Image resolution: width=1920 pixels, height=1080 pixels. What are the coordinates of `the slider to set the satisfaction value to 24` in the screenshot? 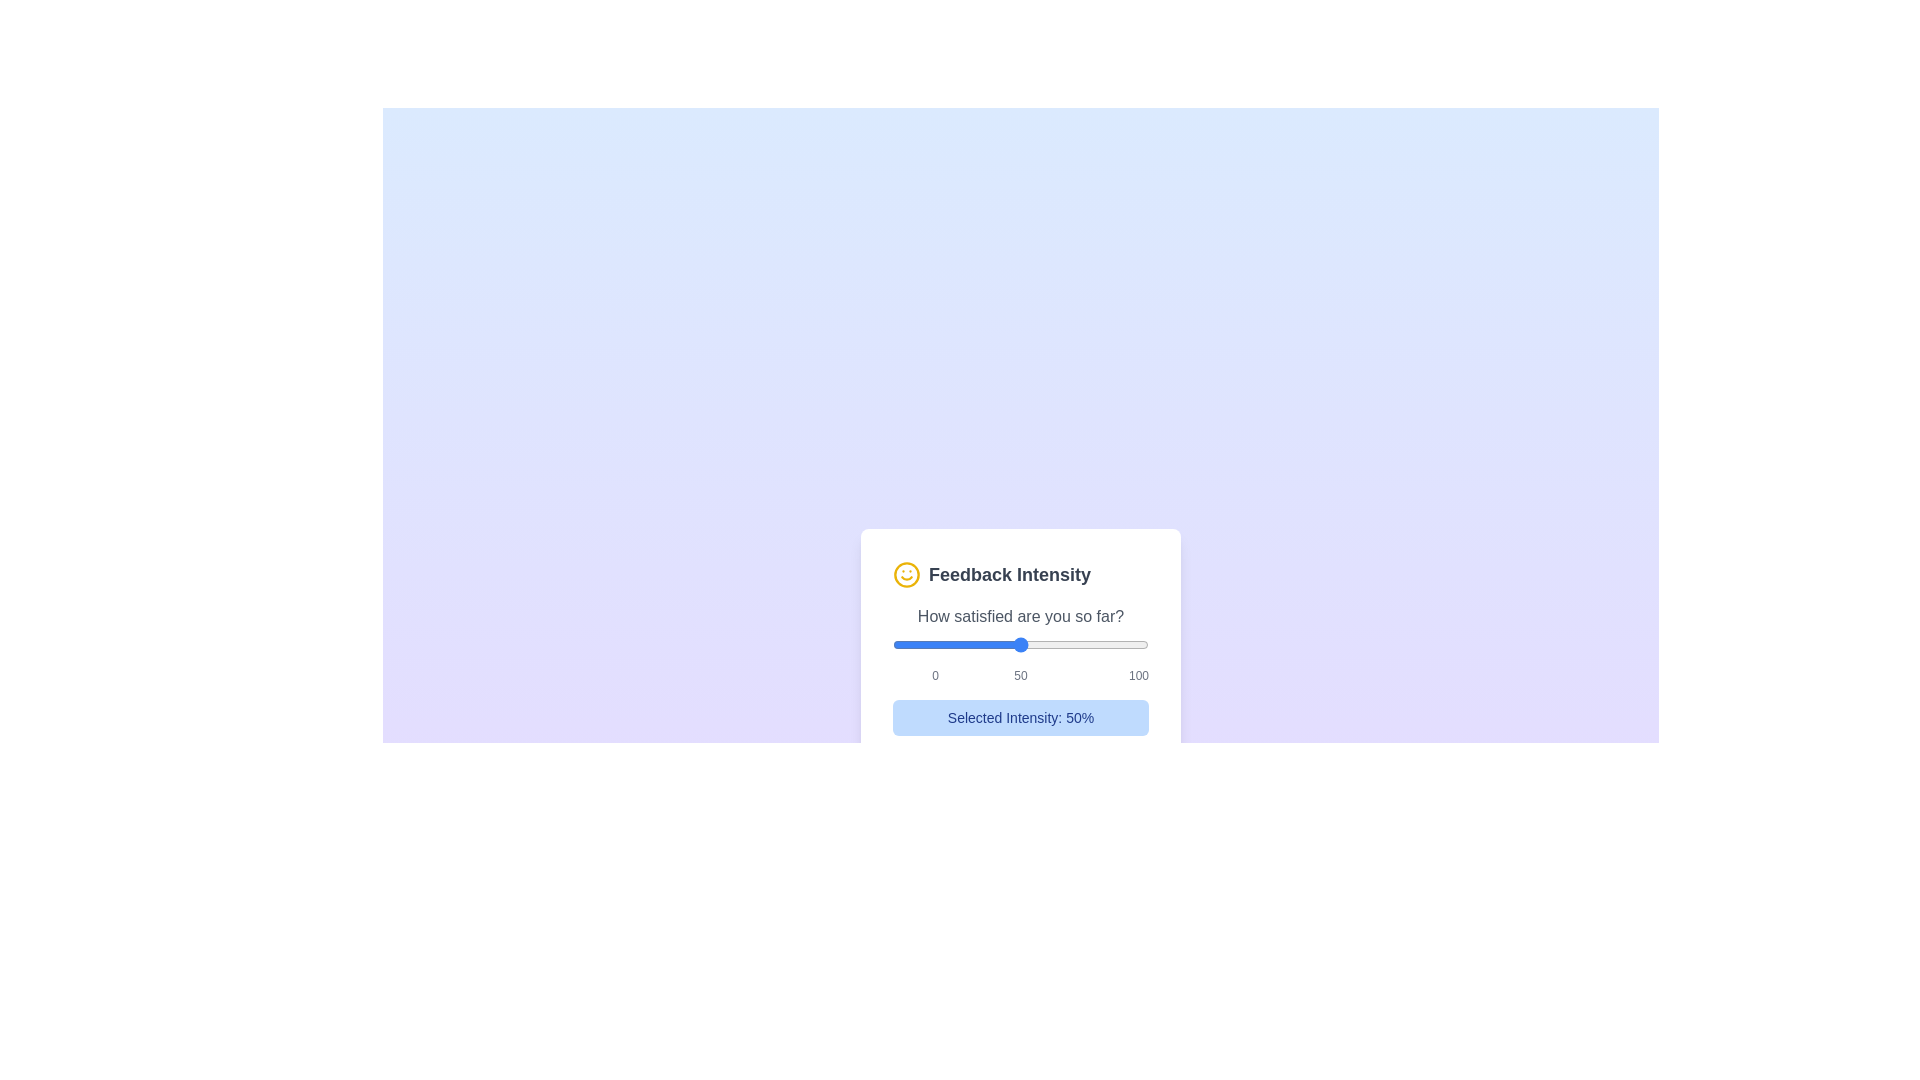 It's located at (953, 644).